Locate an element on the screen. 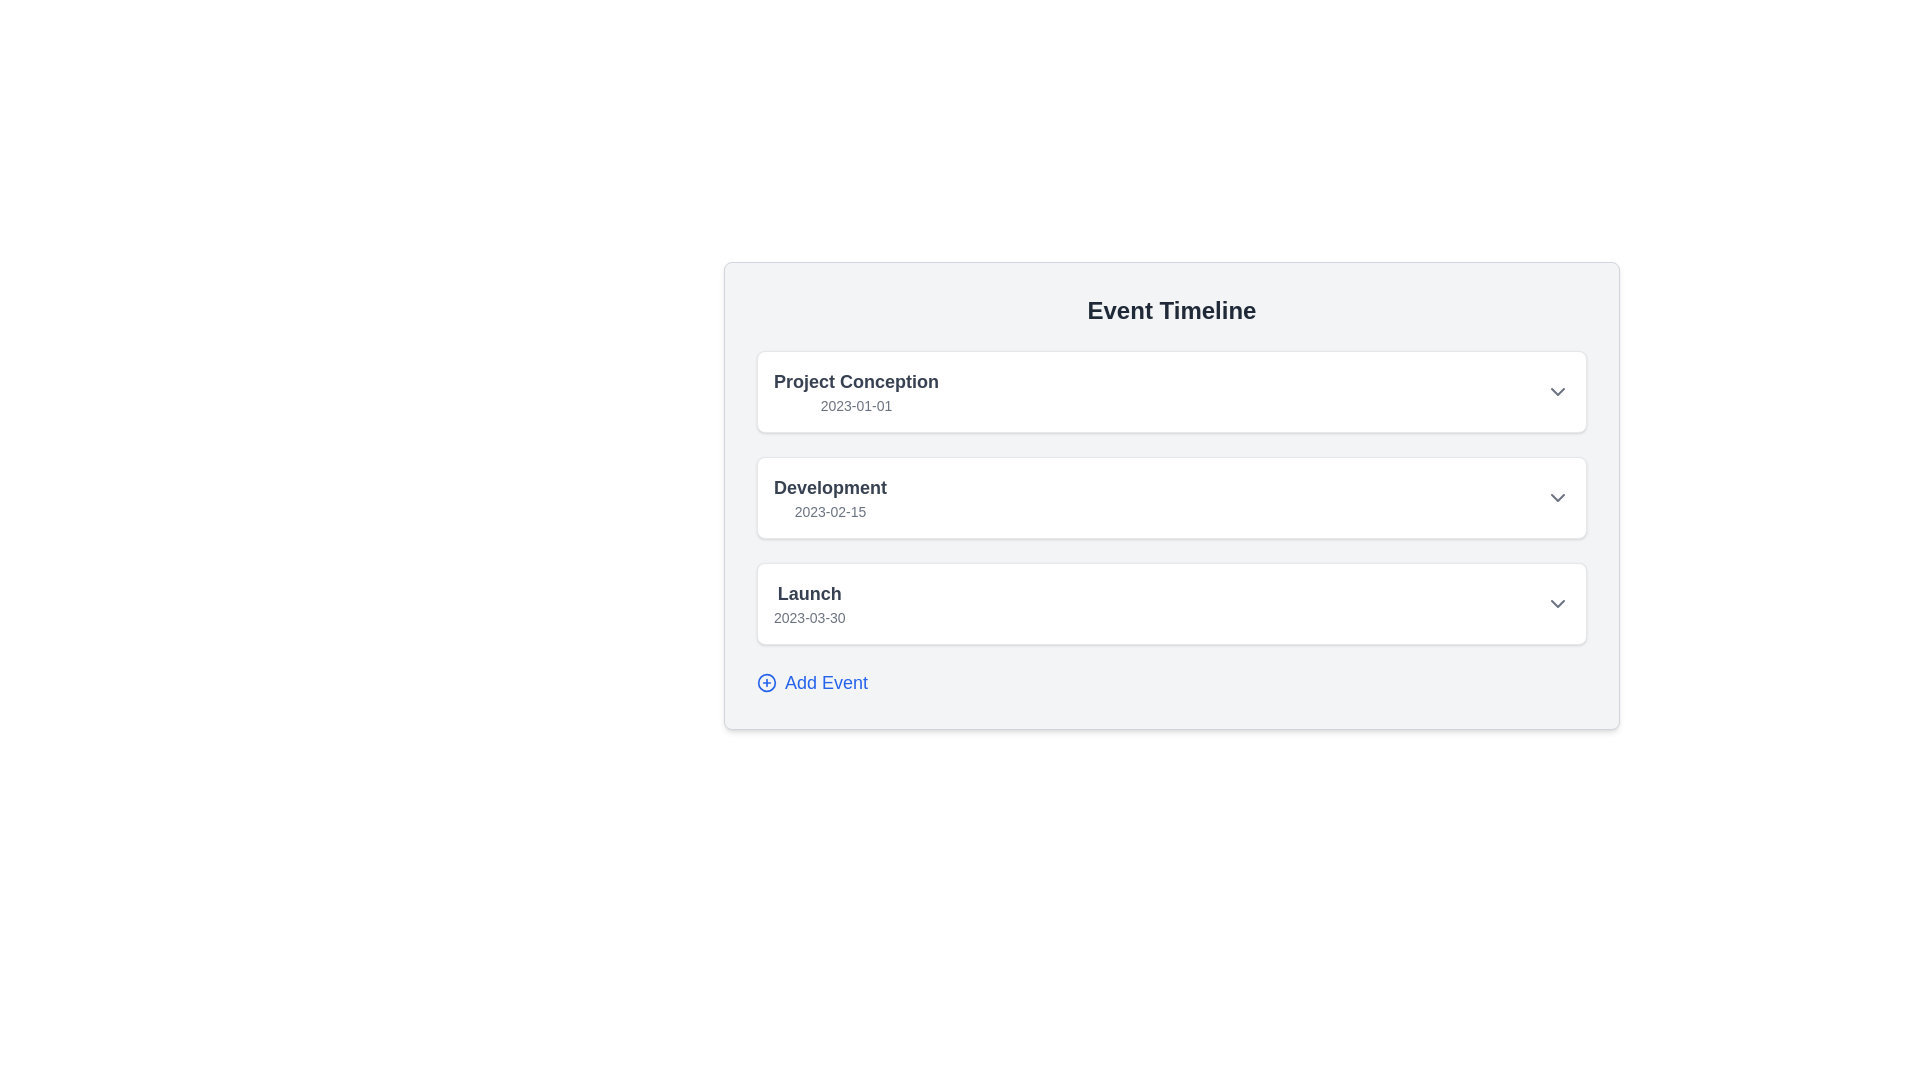 The height and width of the screenshot is (1080, 1920). the text display element that denotes the event name 'Development' and its associated date '2023-02-15' in the timeline, which is positioned between 'Project Conception (2023-01-01)' and 'Launch (2023-03-30) is located at coordinates (830, 496).